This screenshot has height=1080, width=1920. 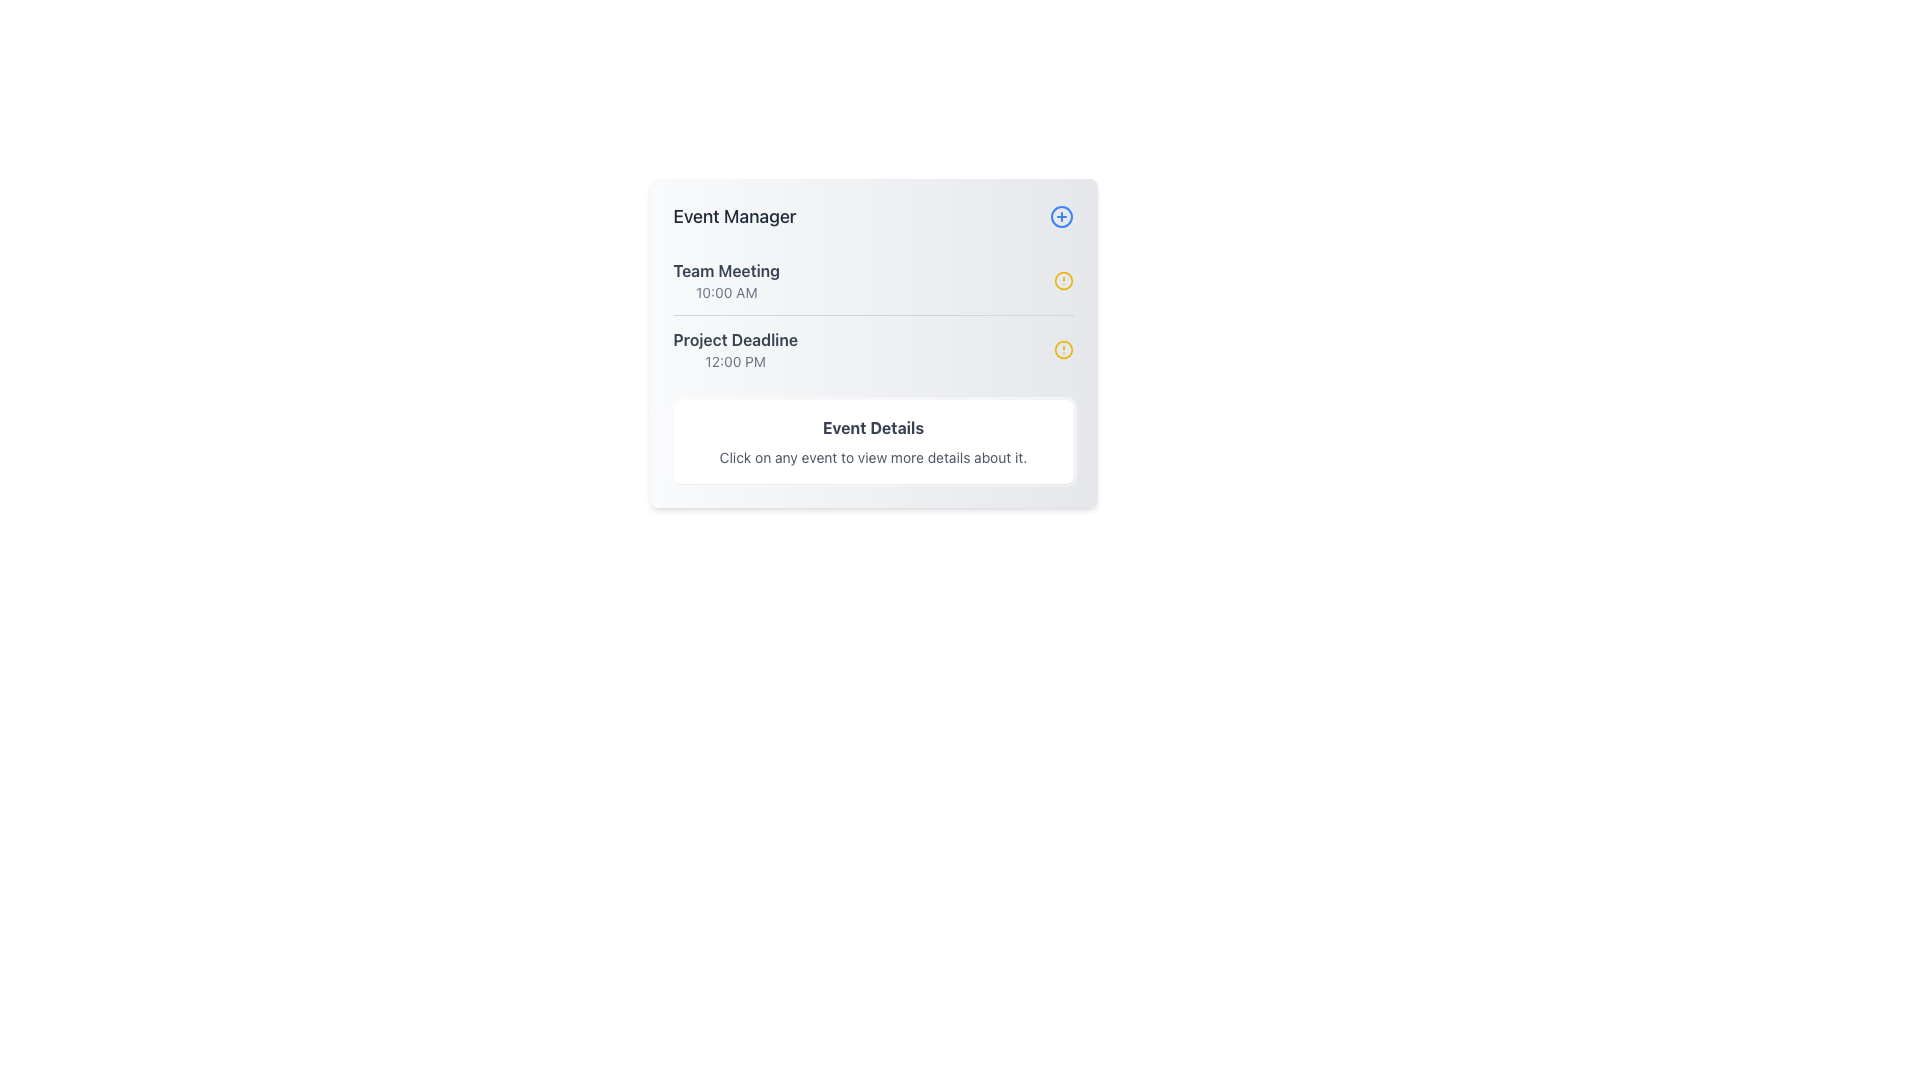 What do you see at coordinates (725, 281) in the screenshot?
I see `the 'Team Meeting' event listing in the 'Event Manager' section` at bounding box center [725, 281].